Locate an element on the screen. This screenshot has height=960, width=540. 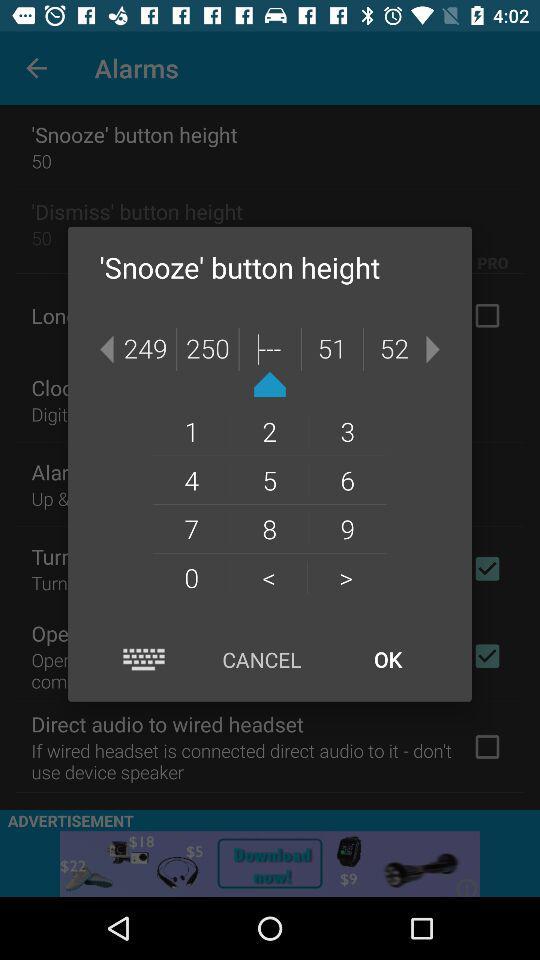
open keyboard is located at coordinates (143, 658).